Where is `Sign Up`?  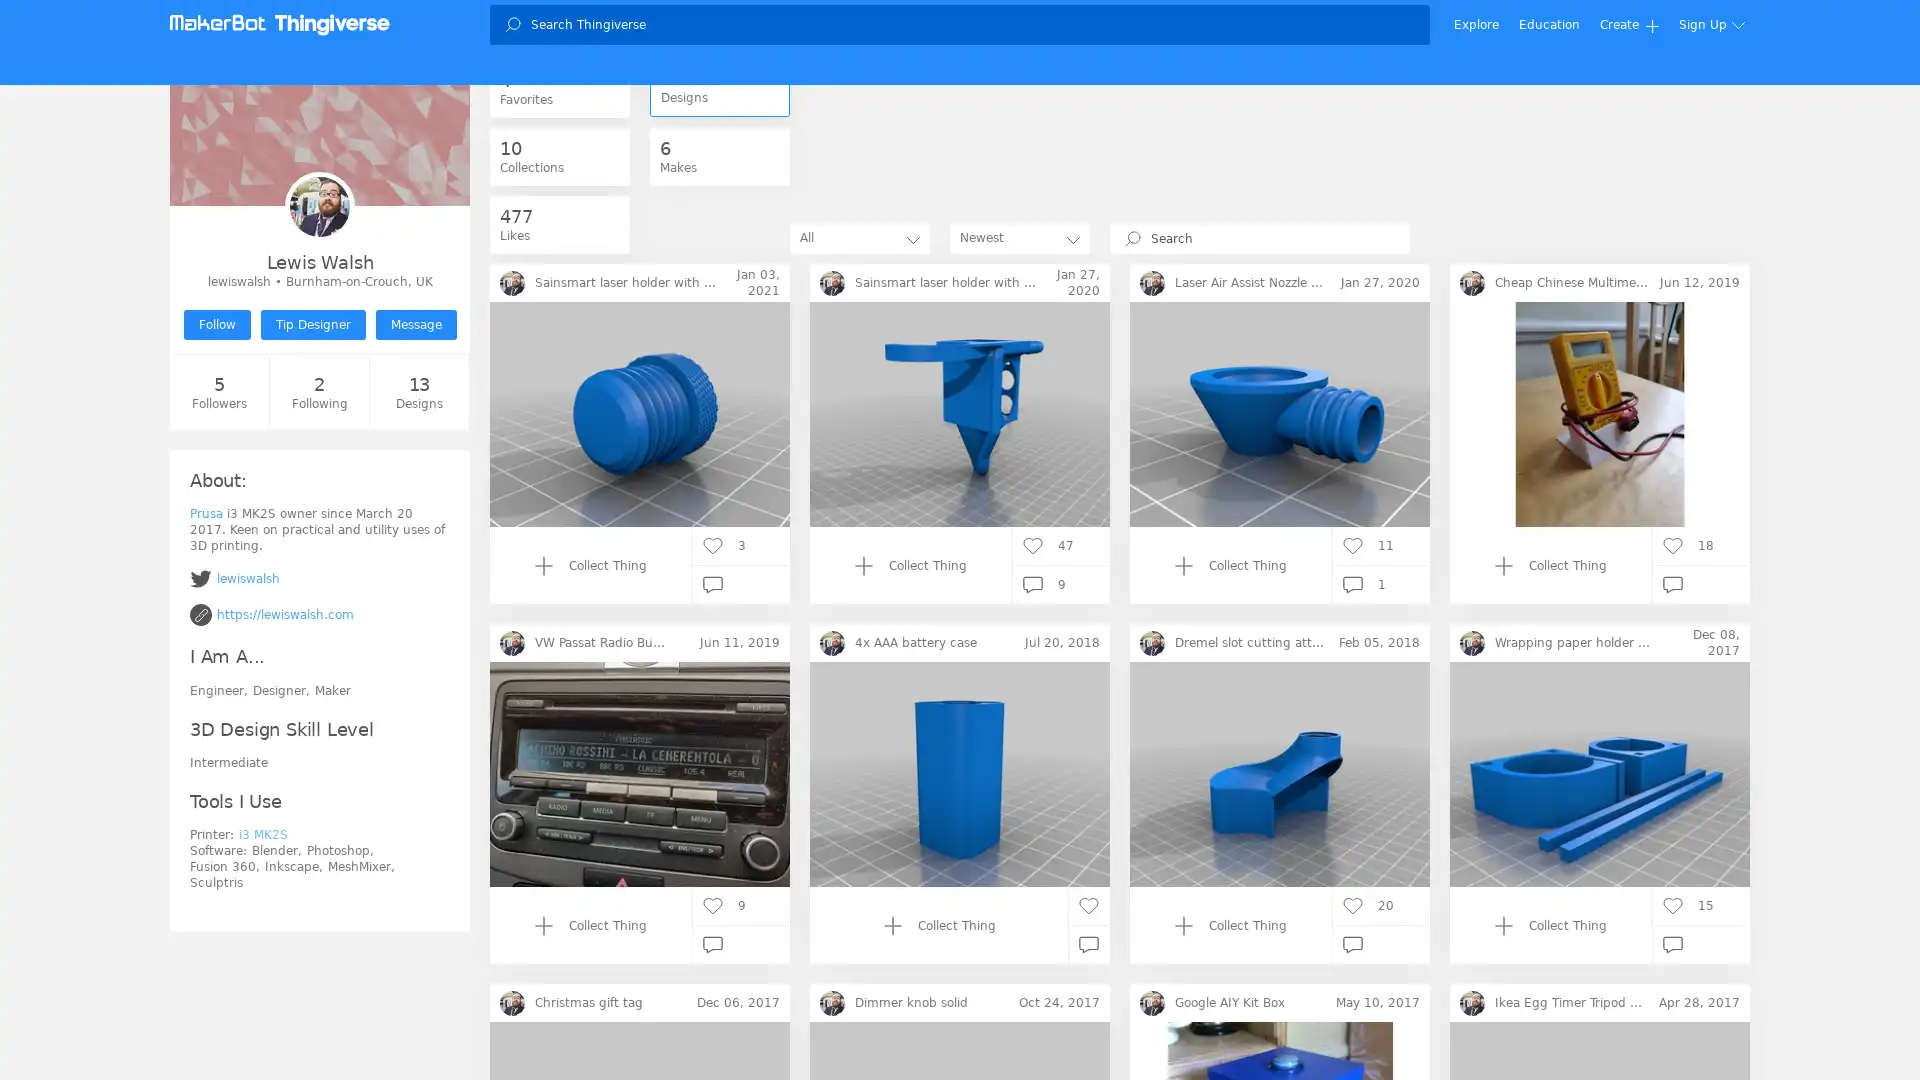
Sign Up is located at coordinates (1713, 24).